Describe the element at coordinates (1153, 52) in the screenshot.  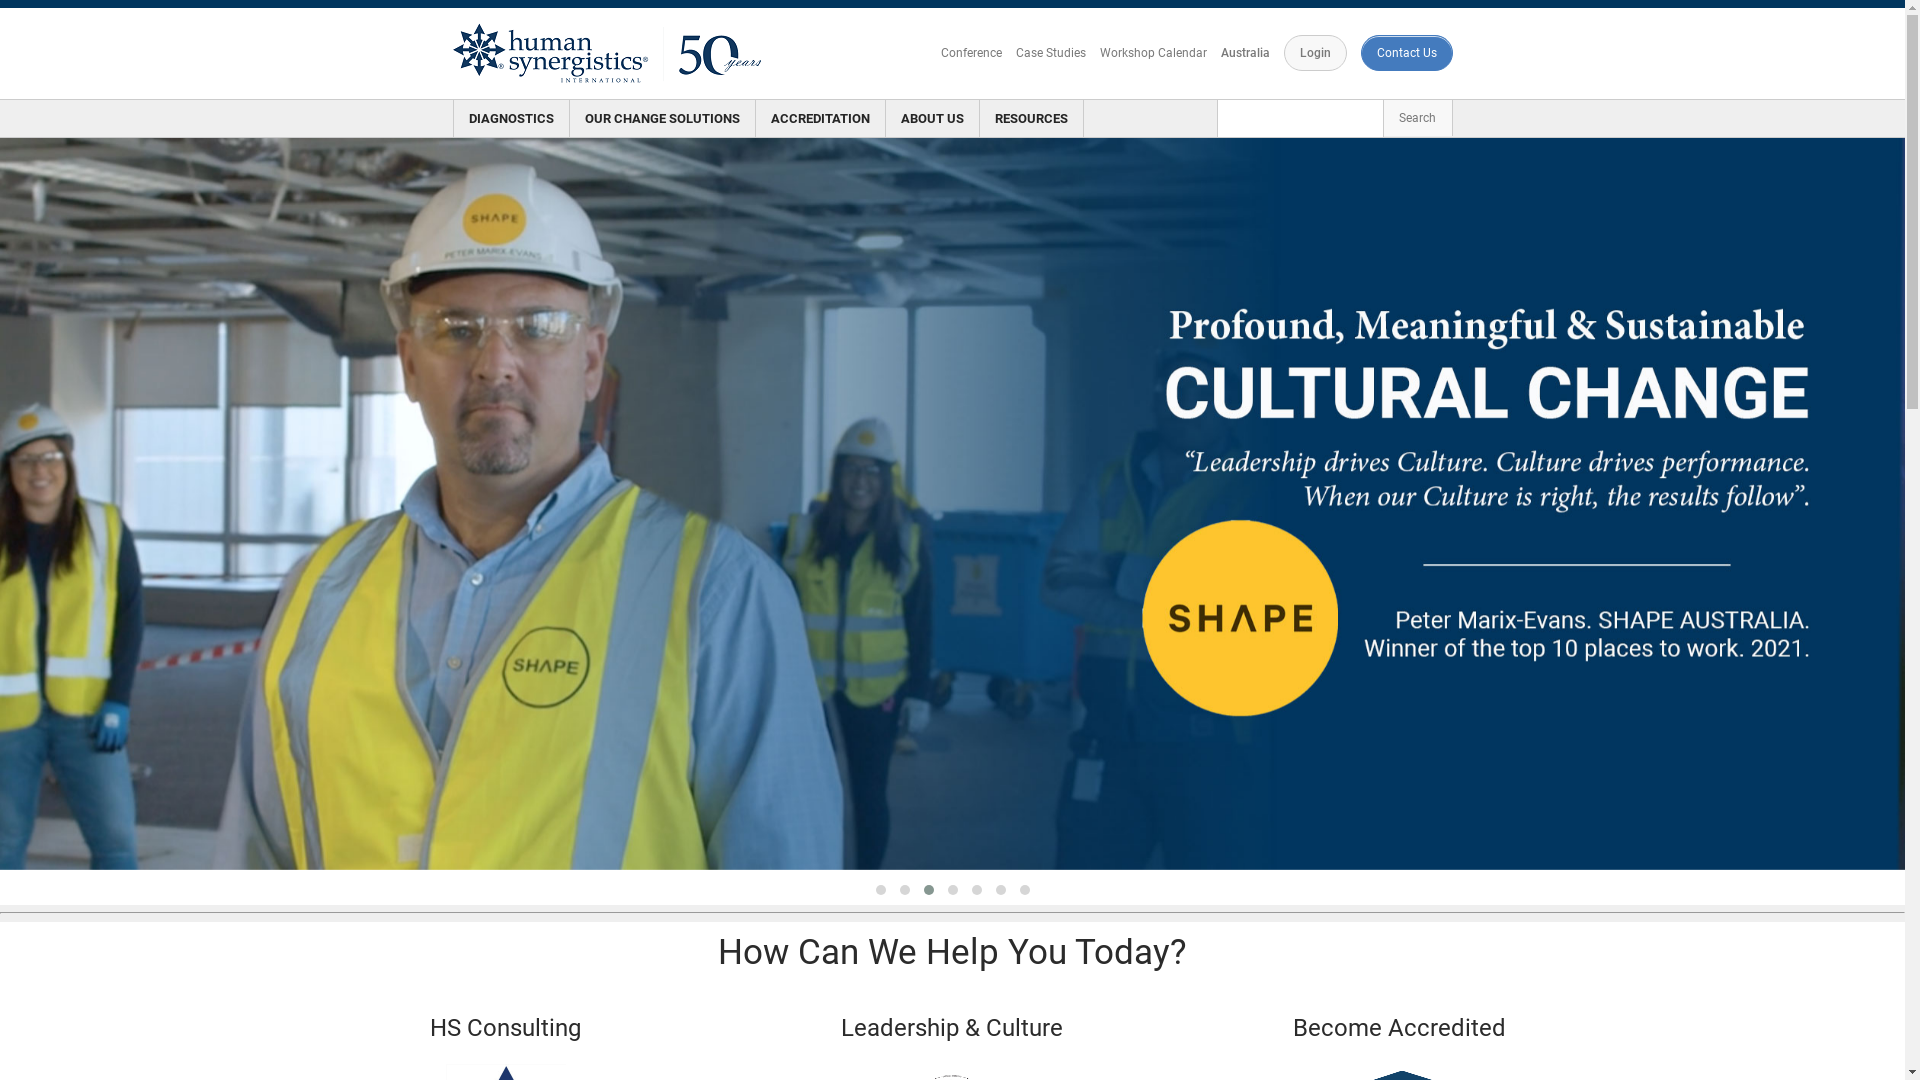
I see `'Workshop Calendar'` at that location.